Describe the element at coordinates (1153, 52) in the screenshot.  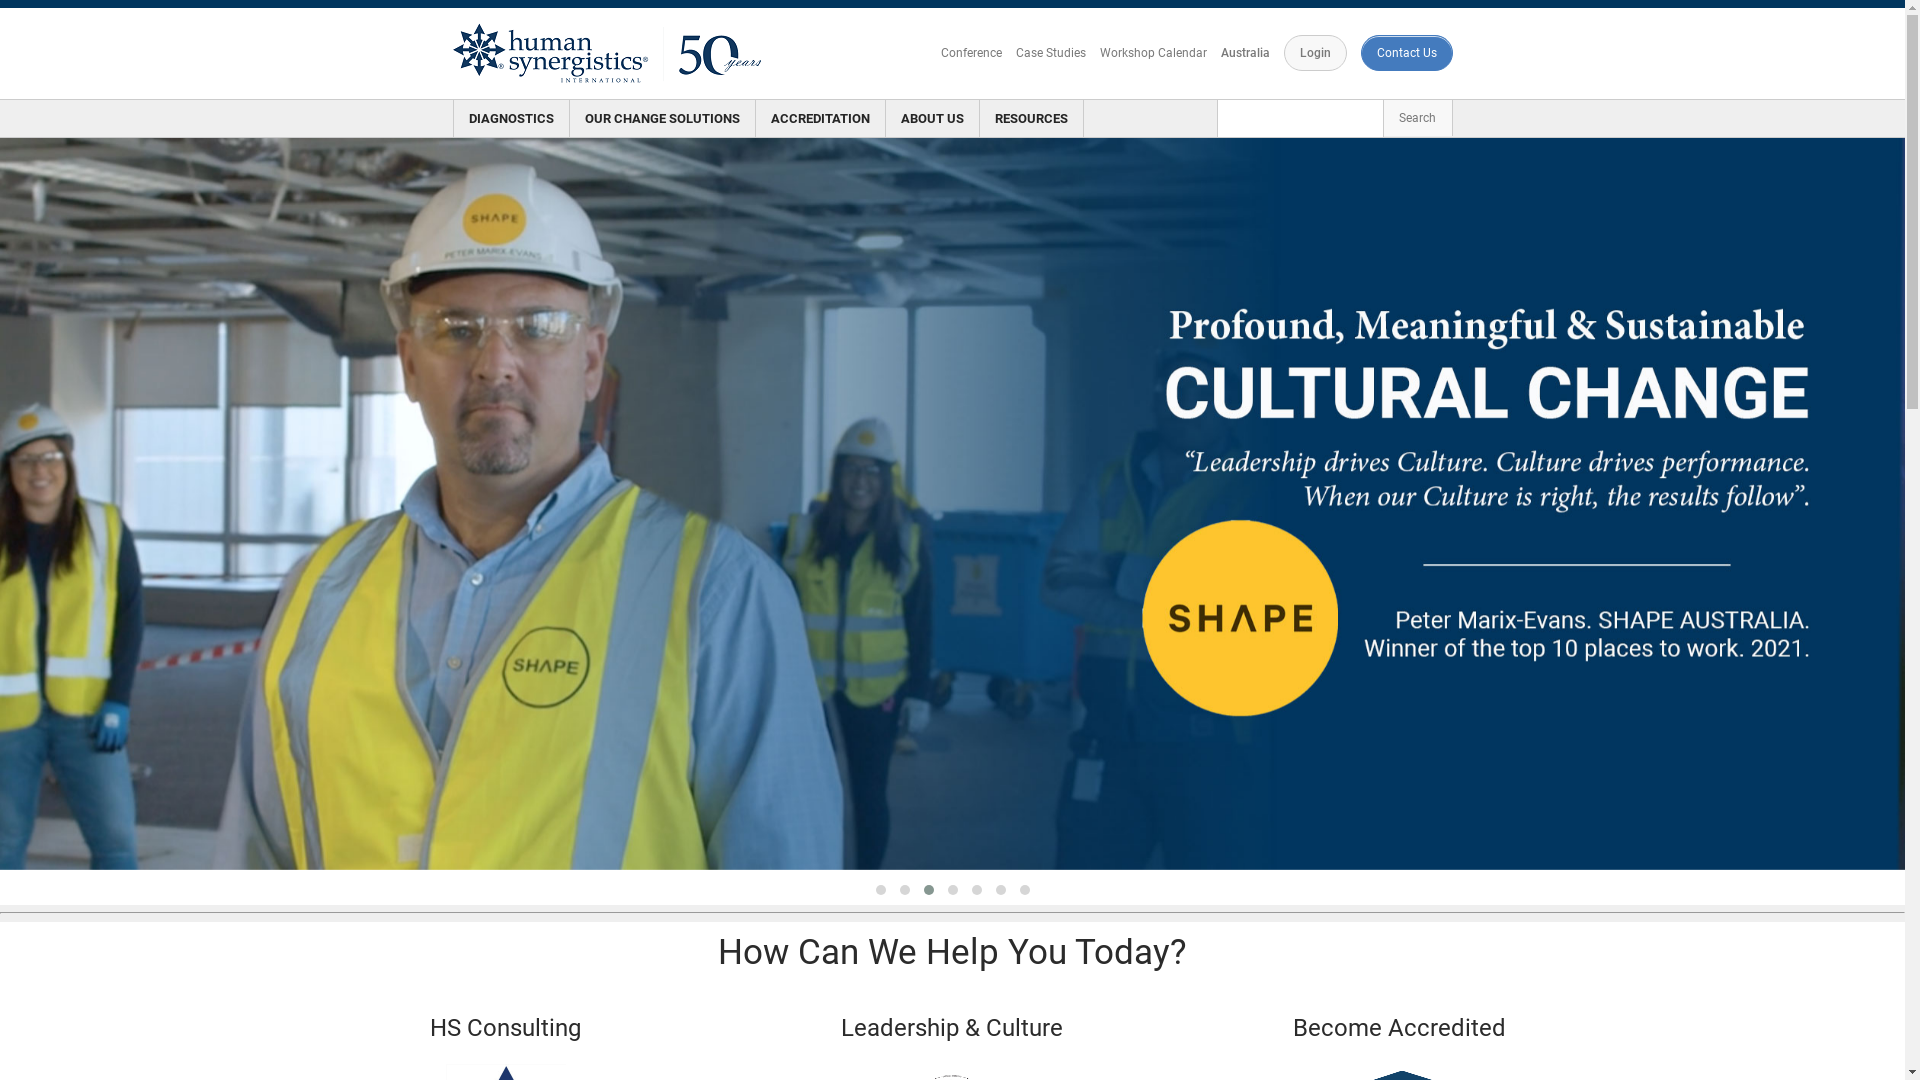
I see `'Workshop Calendar'` at that location.